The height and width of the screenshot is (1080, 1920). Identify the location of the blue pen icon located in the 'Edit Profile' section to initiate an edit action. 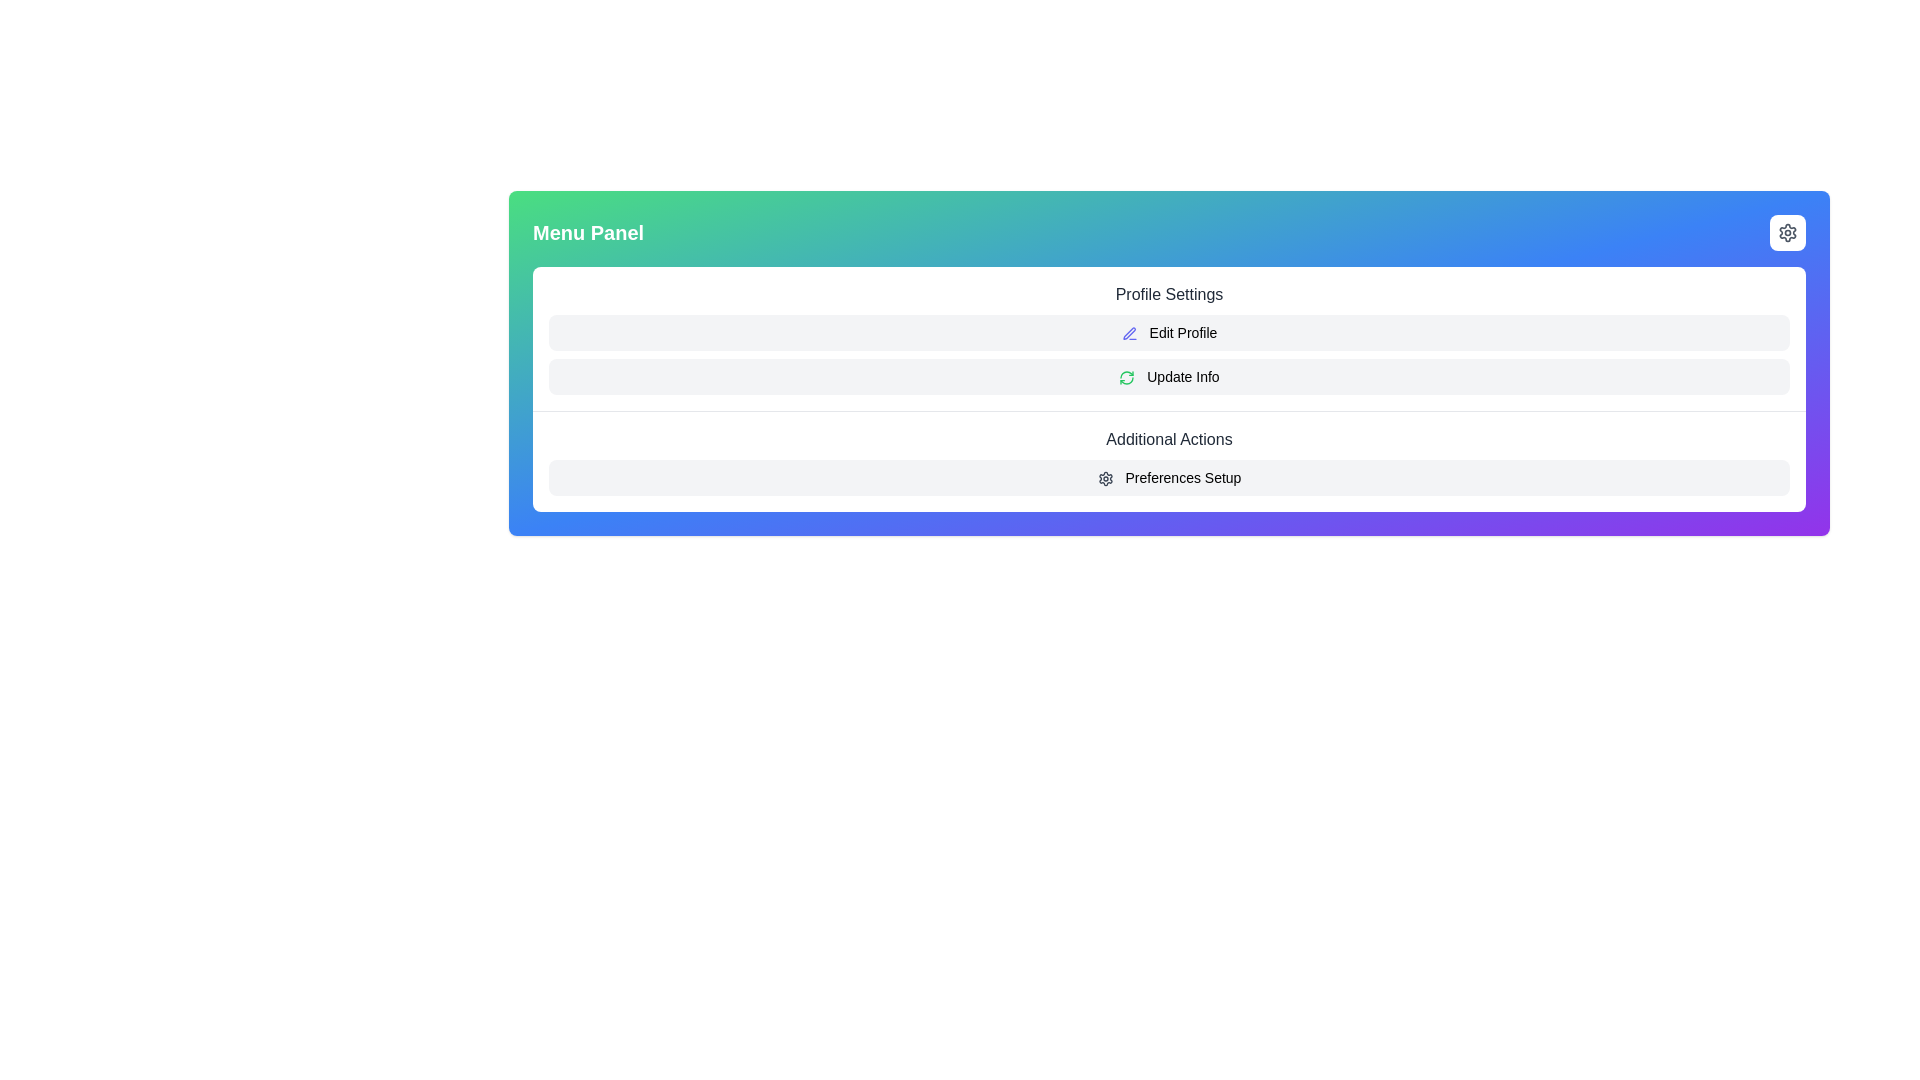
(1129, 333).